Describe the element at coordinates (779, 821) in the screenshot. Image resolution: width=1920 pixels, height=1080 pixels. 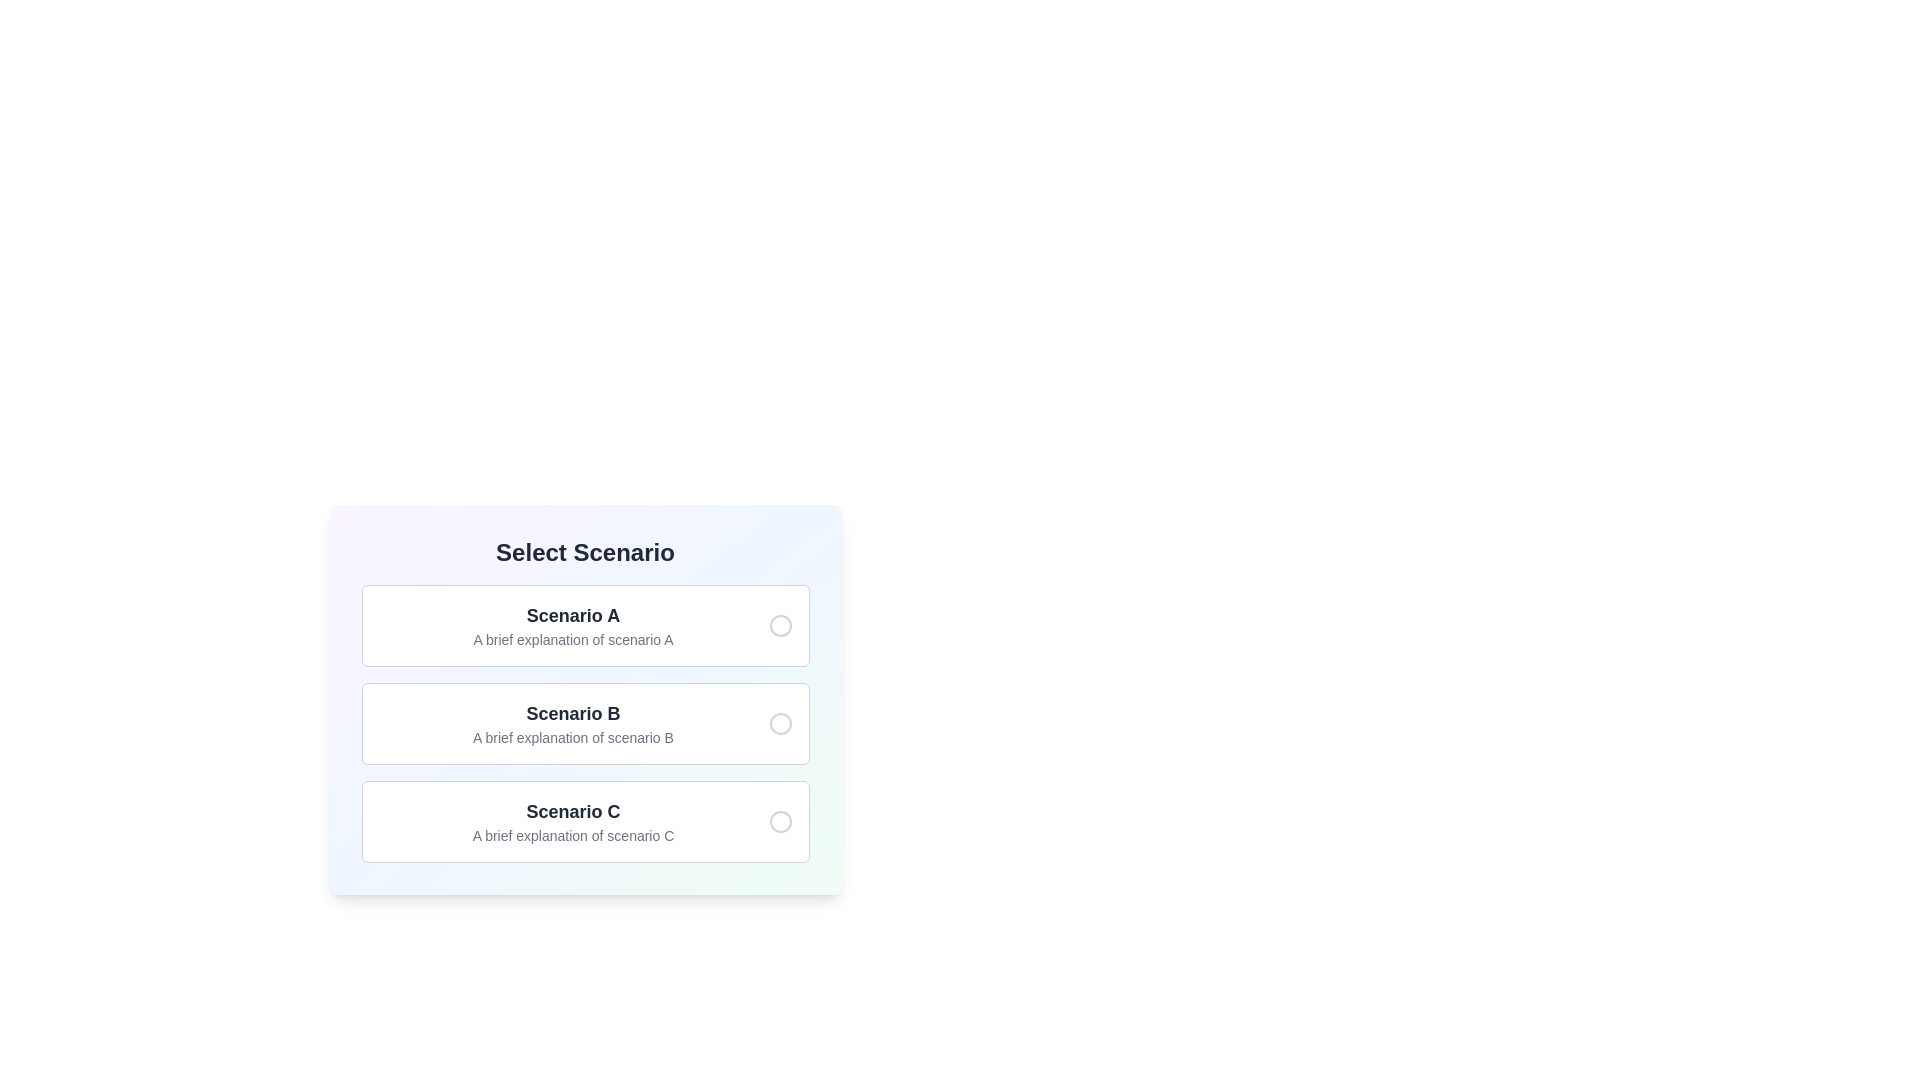
I see `the radio button for 'Scenario C'` at that location.